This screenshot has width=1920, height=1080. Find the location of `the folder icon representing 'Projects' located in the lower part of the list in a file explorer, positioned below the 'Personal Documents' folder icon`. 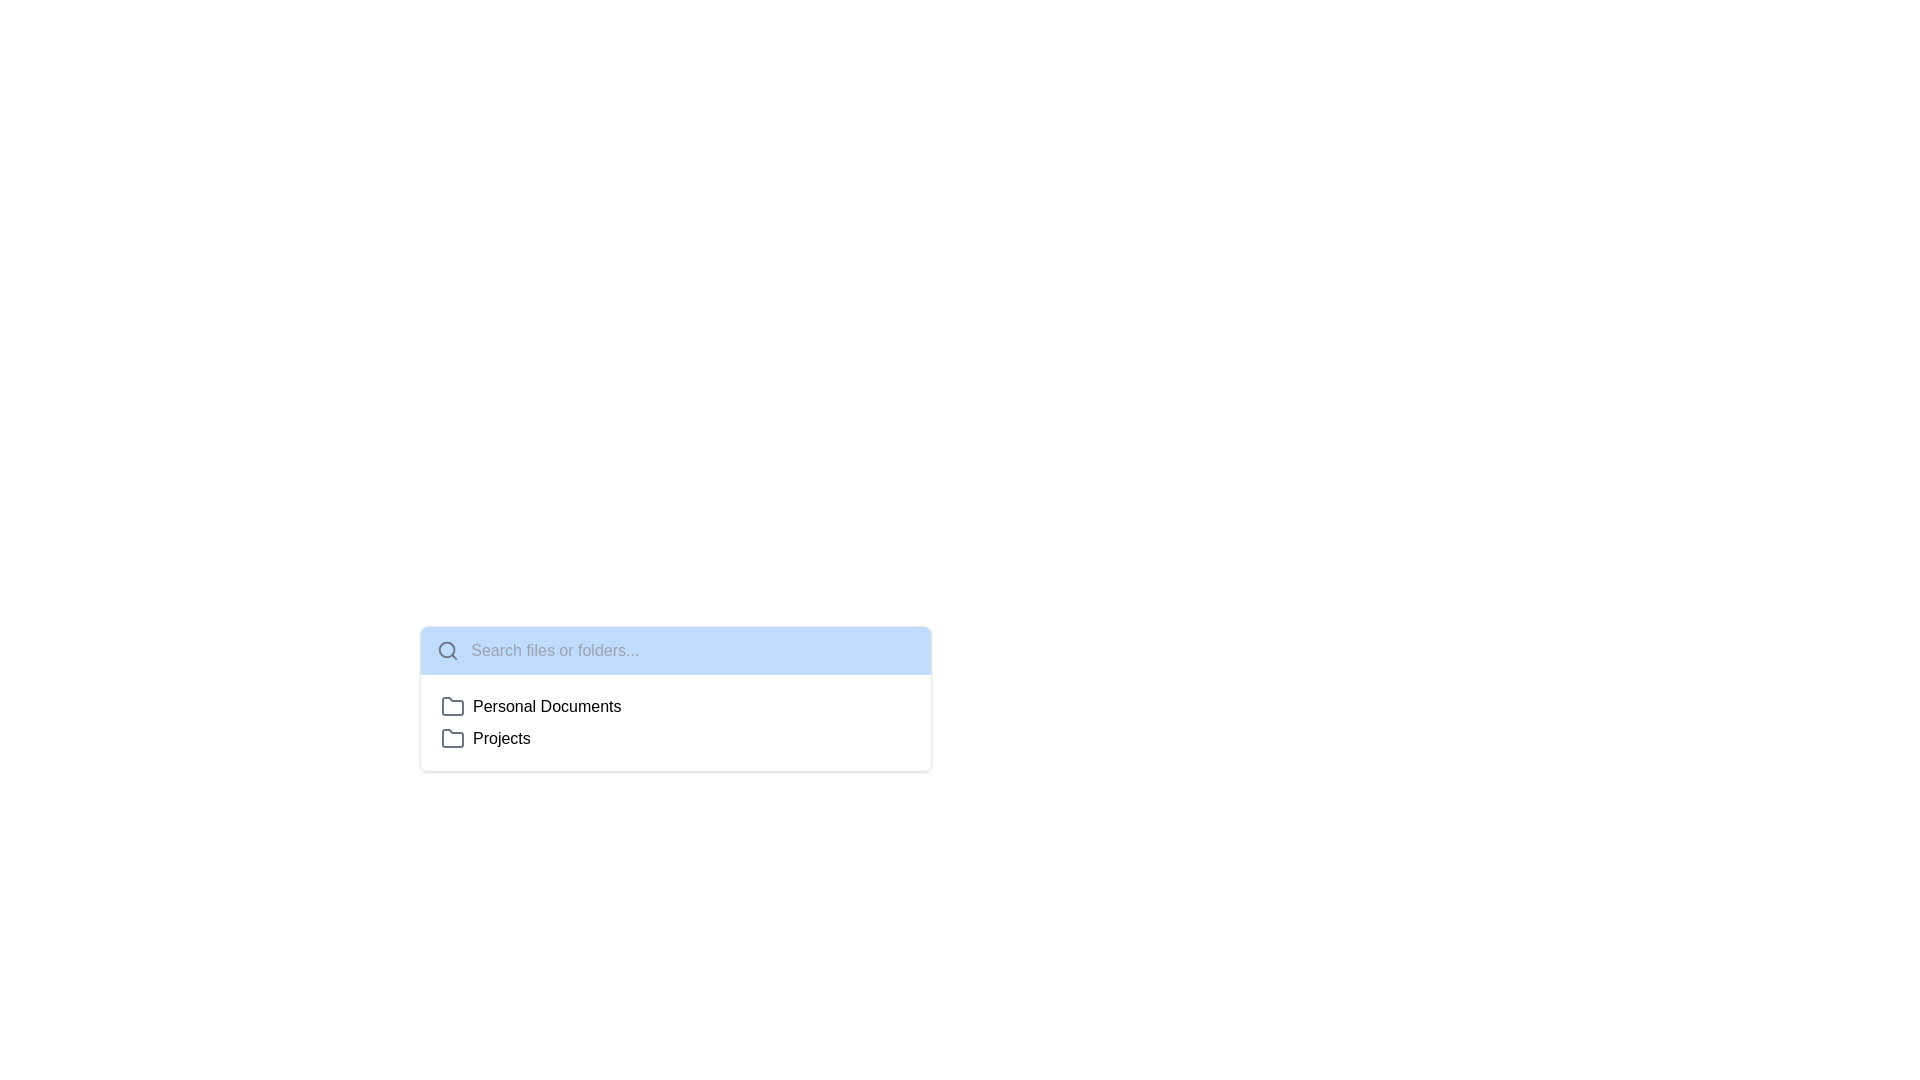

the folder icon representing 'Projects' located in the lower part of the list in a file explorer, positioned below the 'Personal Documents' folder icon is located at coordinates (451, 737).